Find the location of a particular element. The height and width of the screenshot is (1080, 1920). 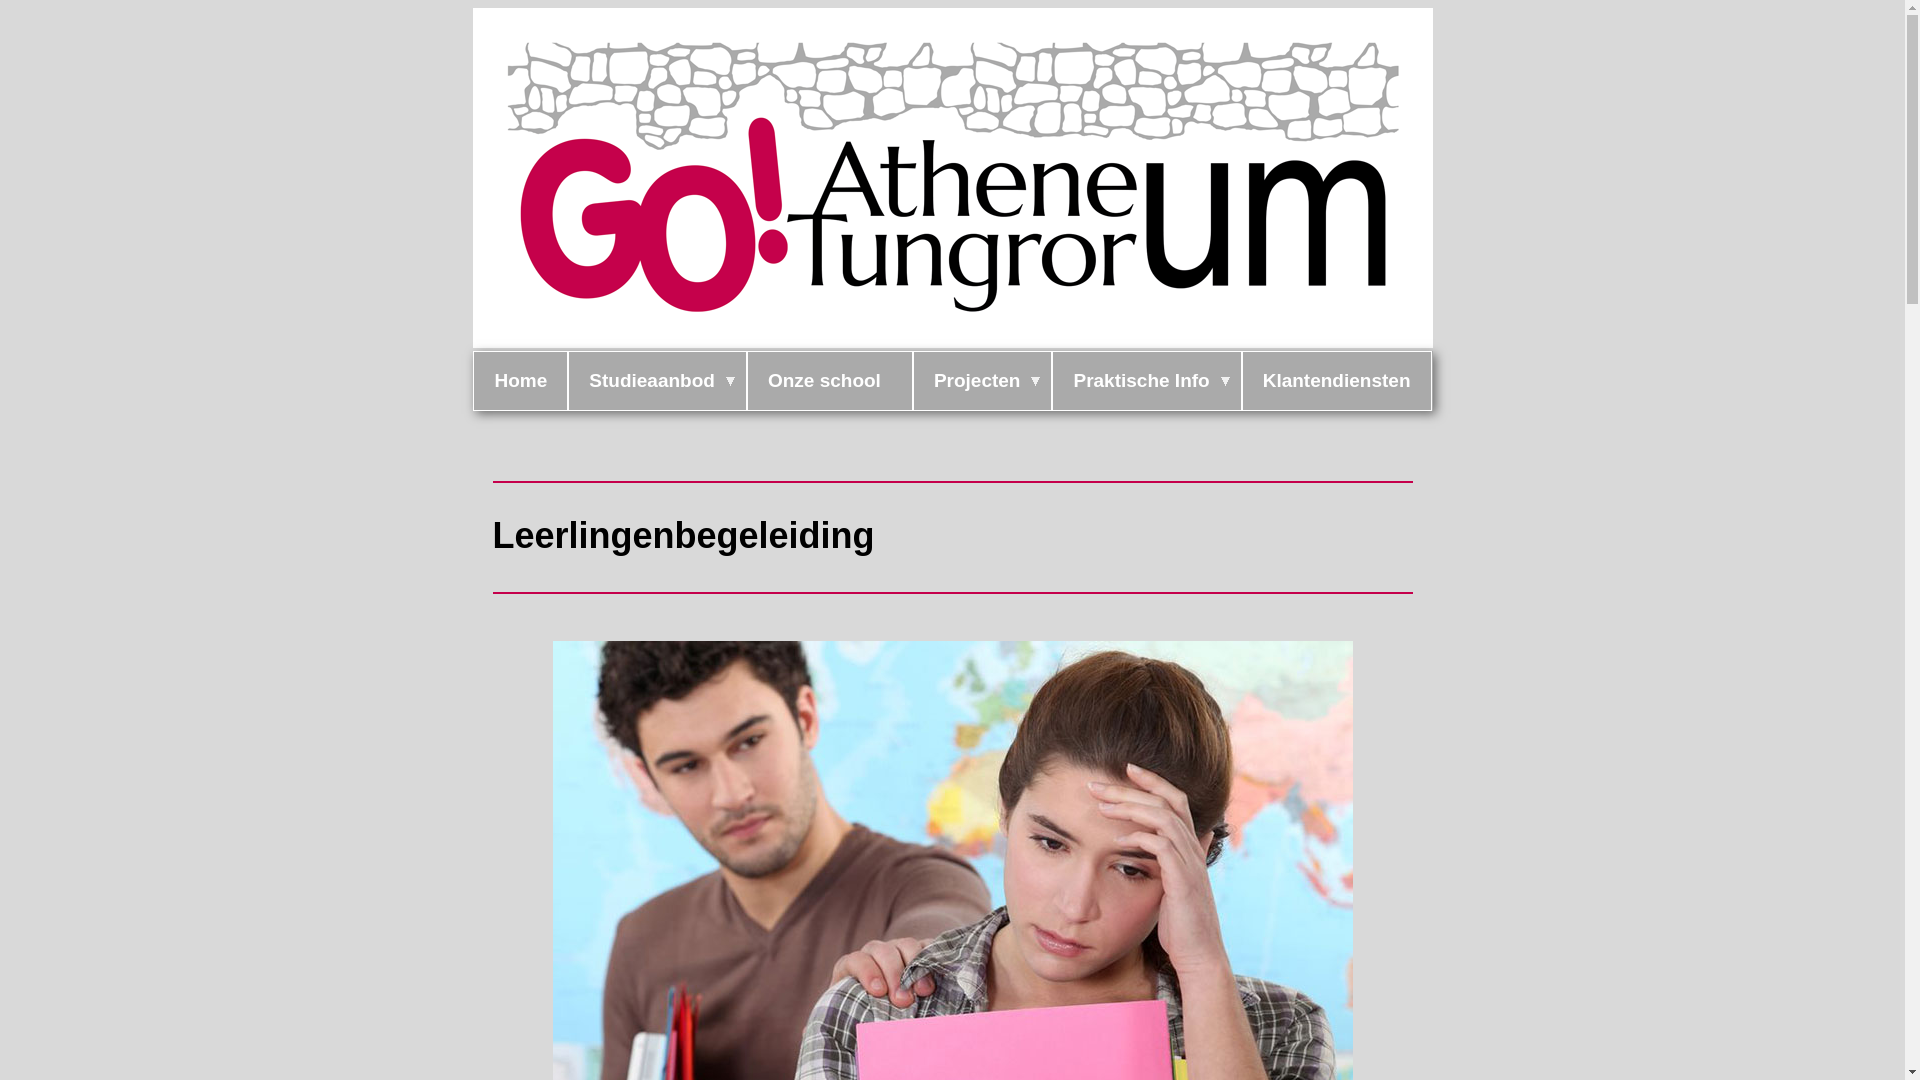

'Studieaanbod' is located at coordinates (657, 381).